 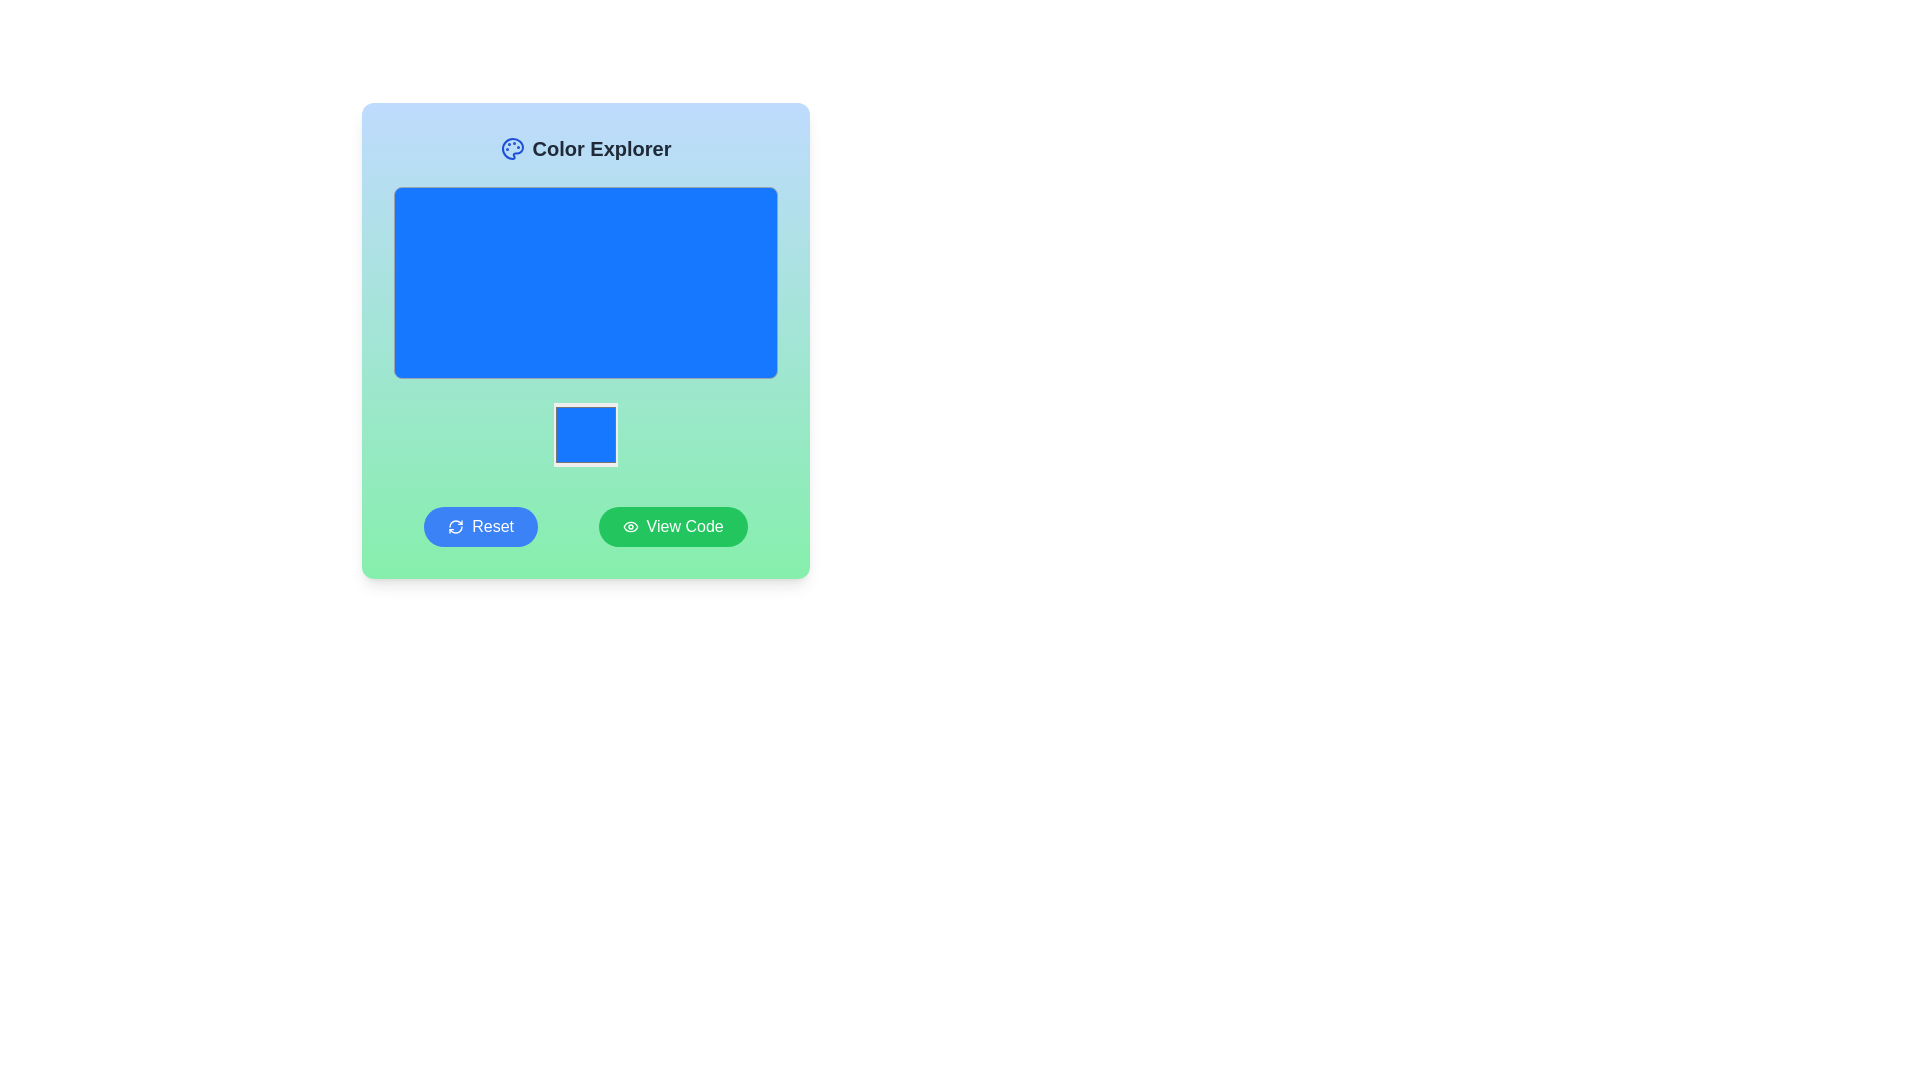 What do you see at coordinates (584, 434) in the screenshot?
I see `the blue color picker button located below the large display box, positioned between the 'Reset' and 'View Code' buttons` at bounding box center [584, 434].